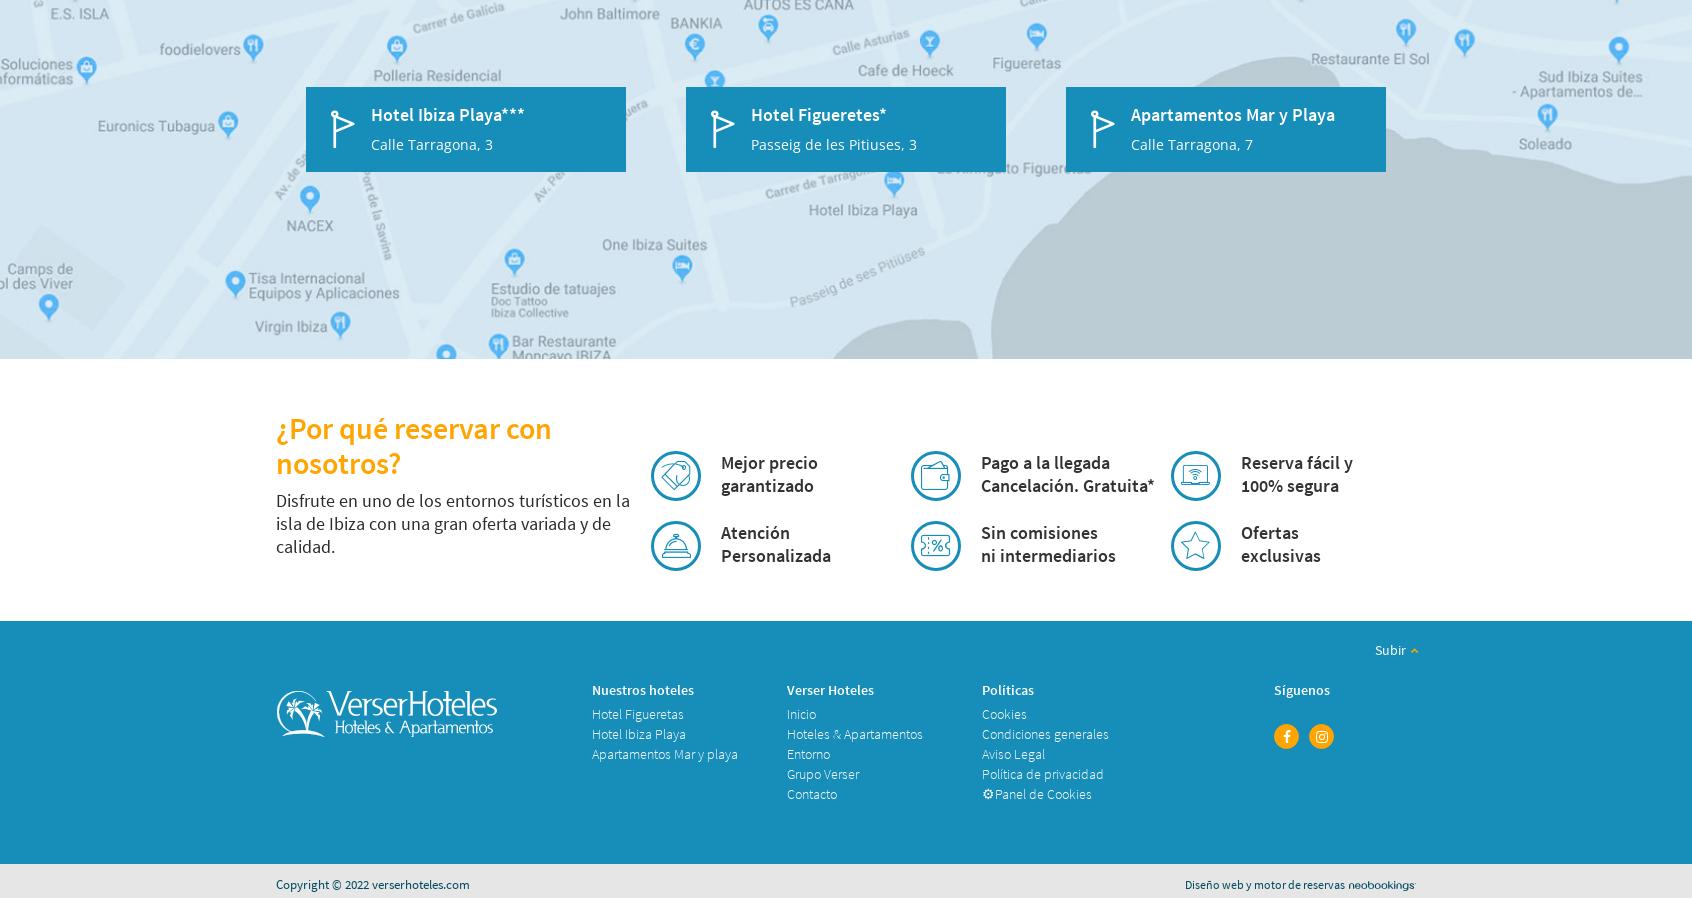  I want to click on 'Cancelación. Gratuita*', so click(1066, 484).